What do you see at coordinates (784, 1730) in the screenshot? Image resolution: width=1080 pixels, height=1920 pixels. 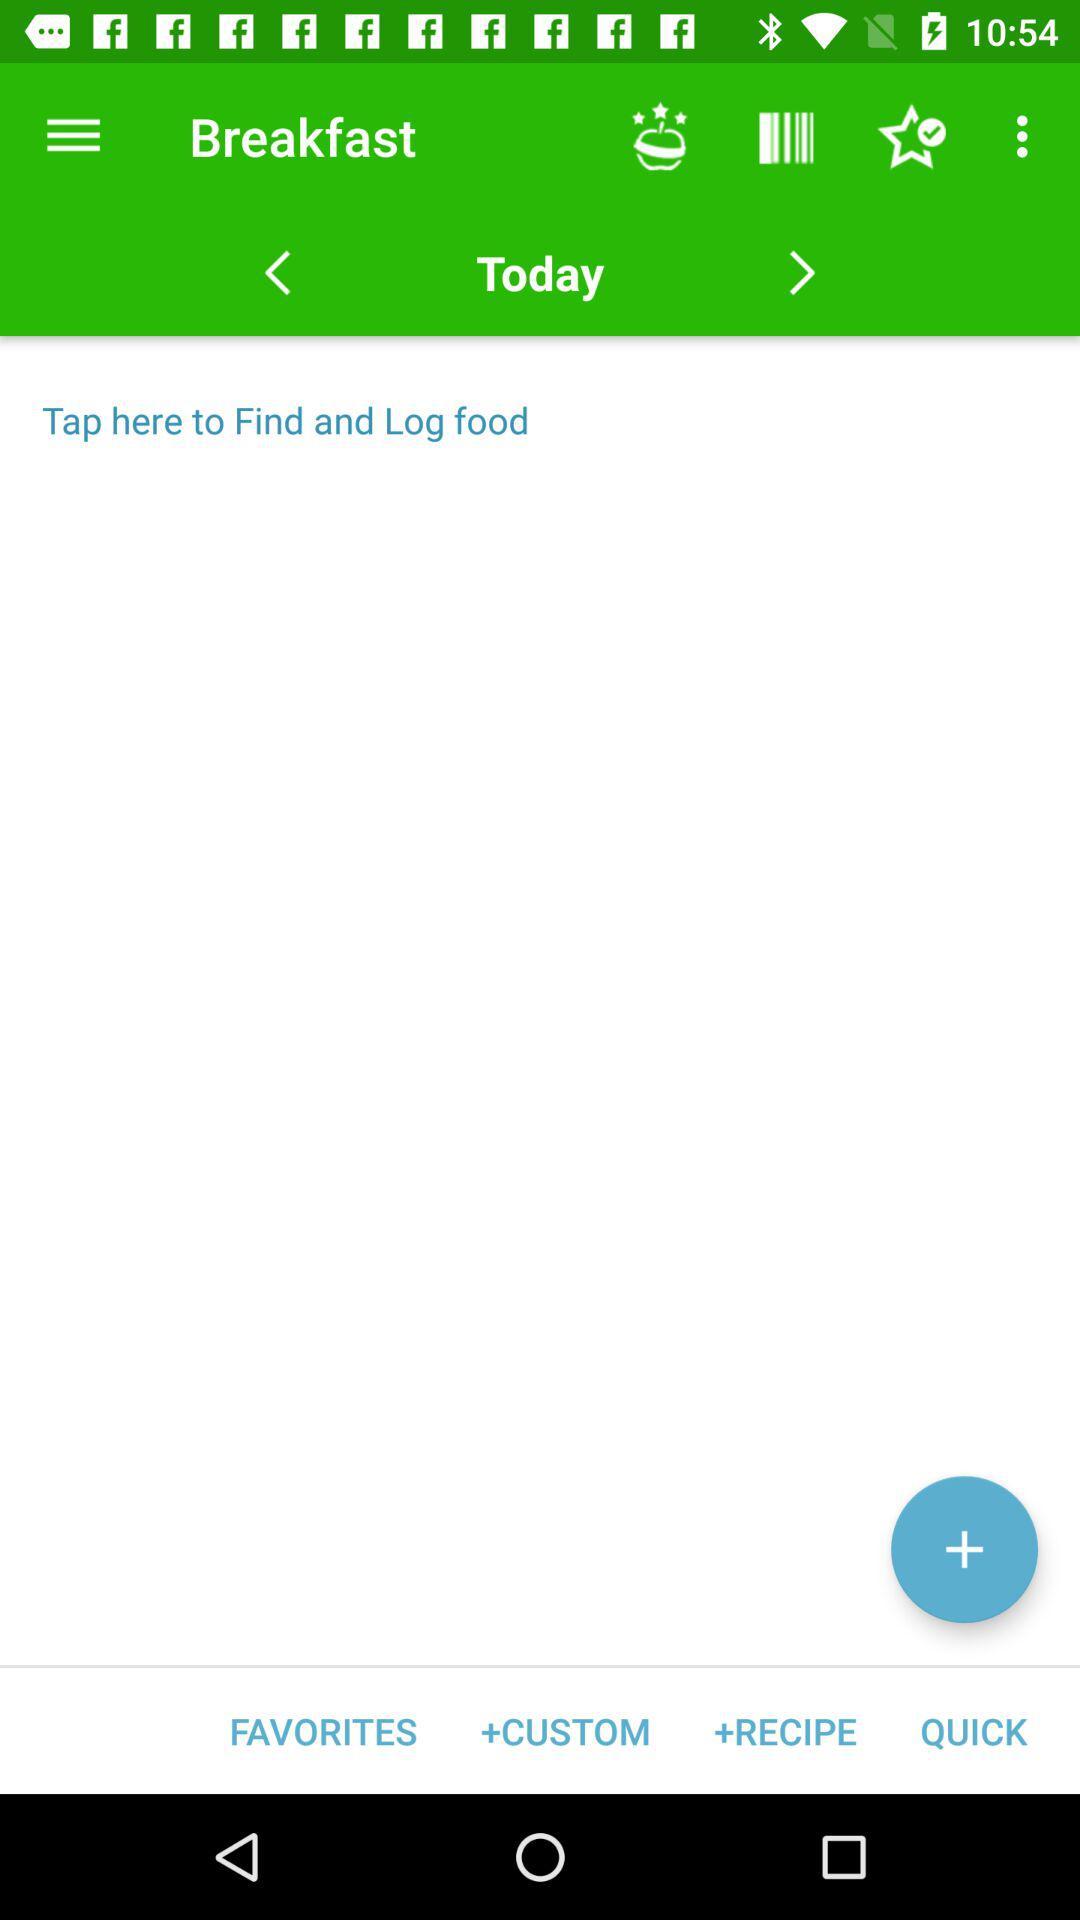 I see `item next to quick icon` at bounding box center [784, 1730].